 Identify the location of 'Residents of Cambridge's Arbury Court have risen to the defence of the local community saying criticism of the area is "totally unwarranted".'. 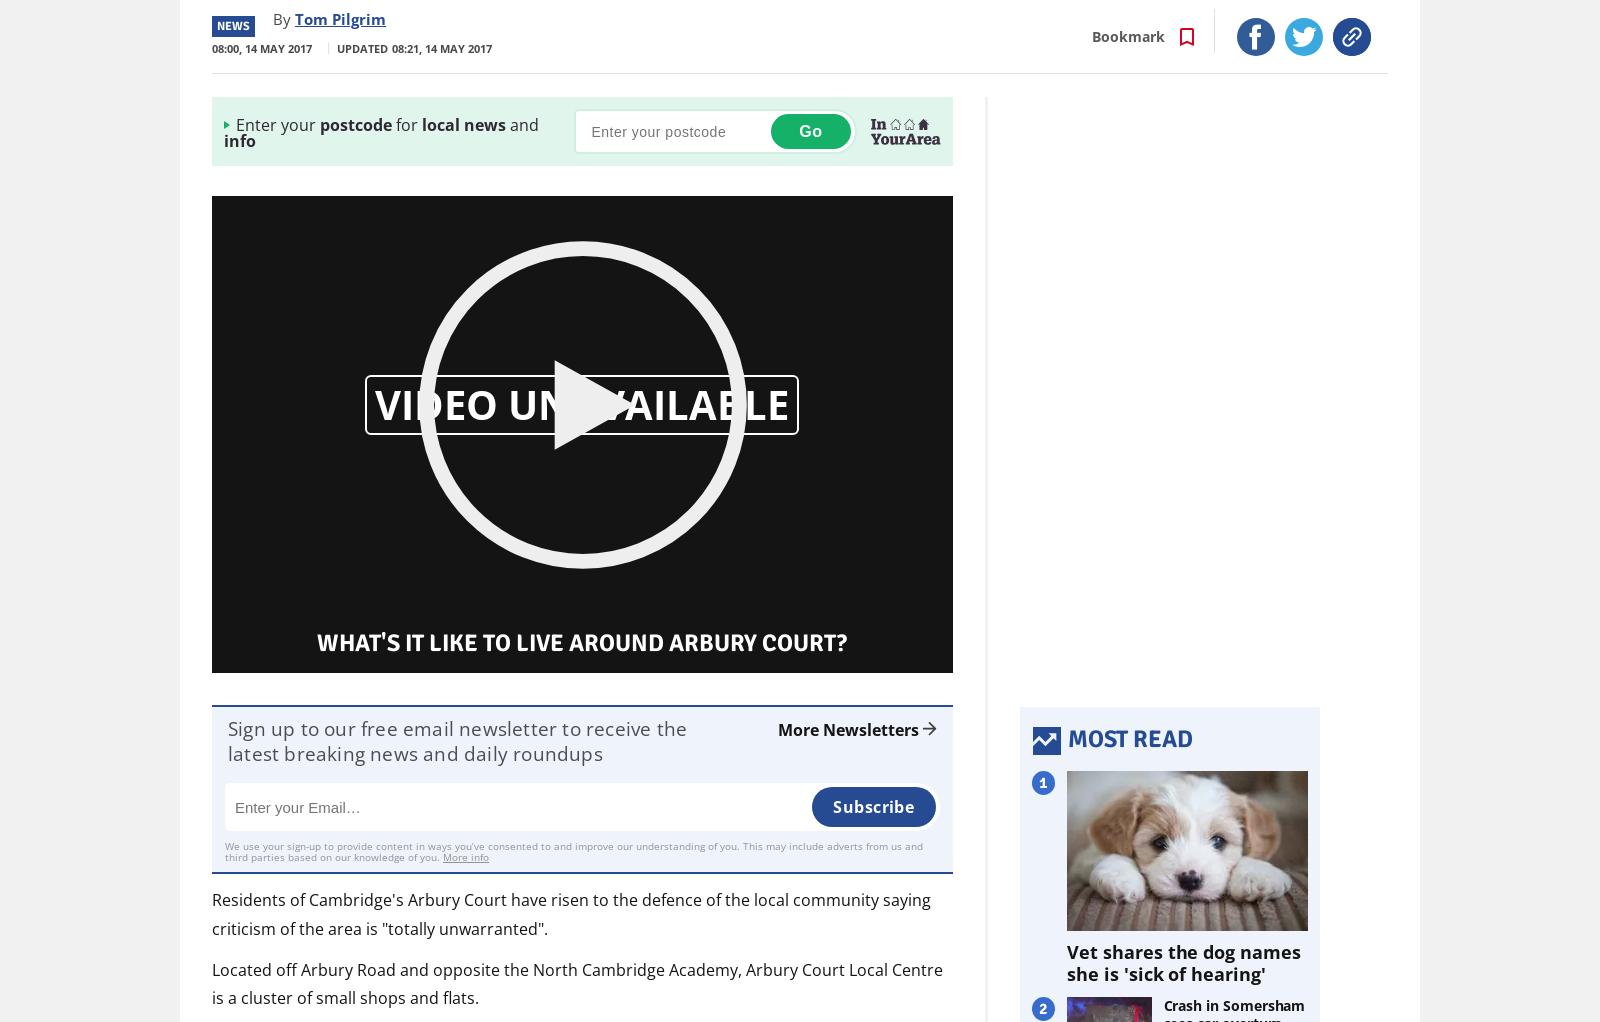
(570, 912).